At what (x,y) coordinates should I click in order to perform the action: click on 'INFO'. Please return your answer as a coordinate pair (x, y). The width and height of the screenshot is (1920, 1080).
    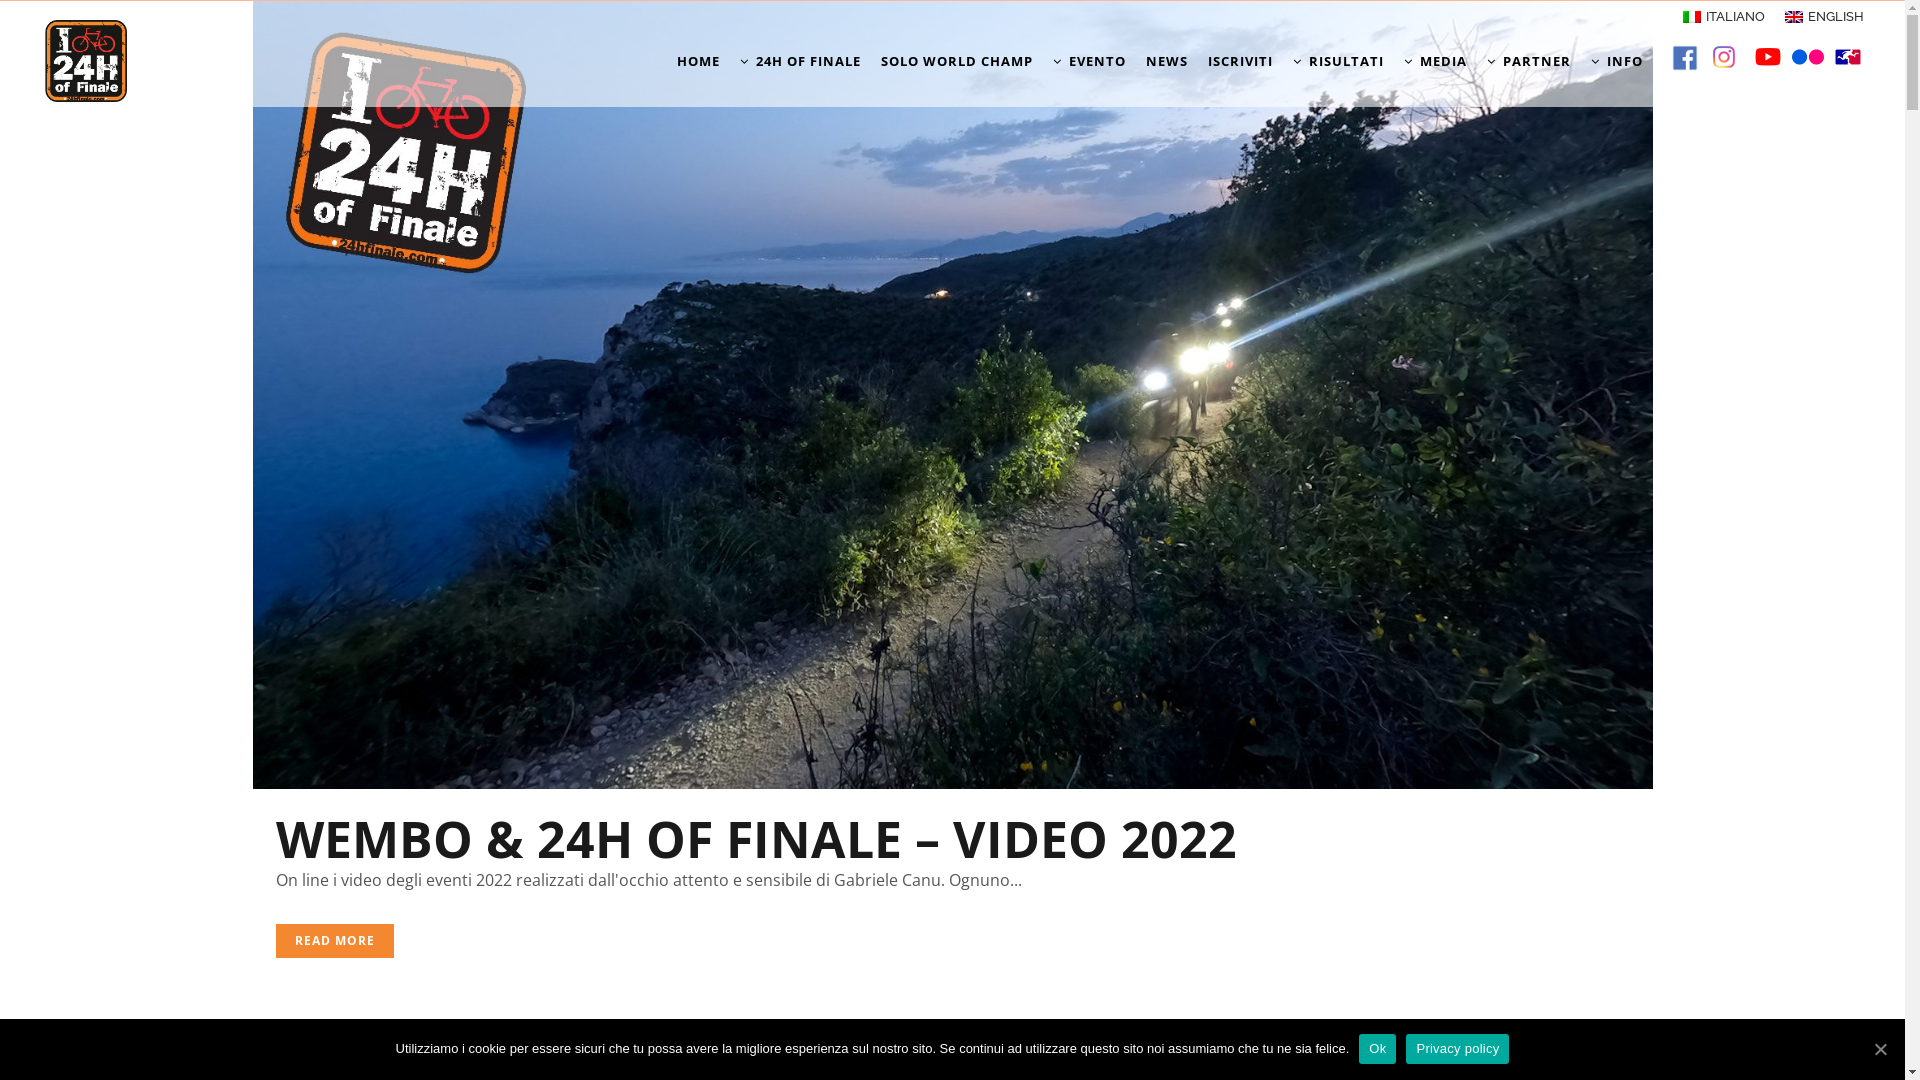
    Looking at the image, I should click on (1617, 60).